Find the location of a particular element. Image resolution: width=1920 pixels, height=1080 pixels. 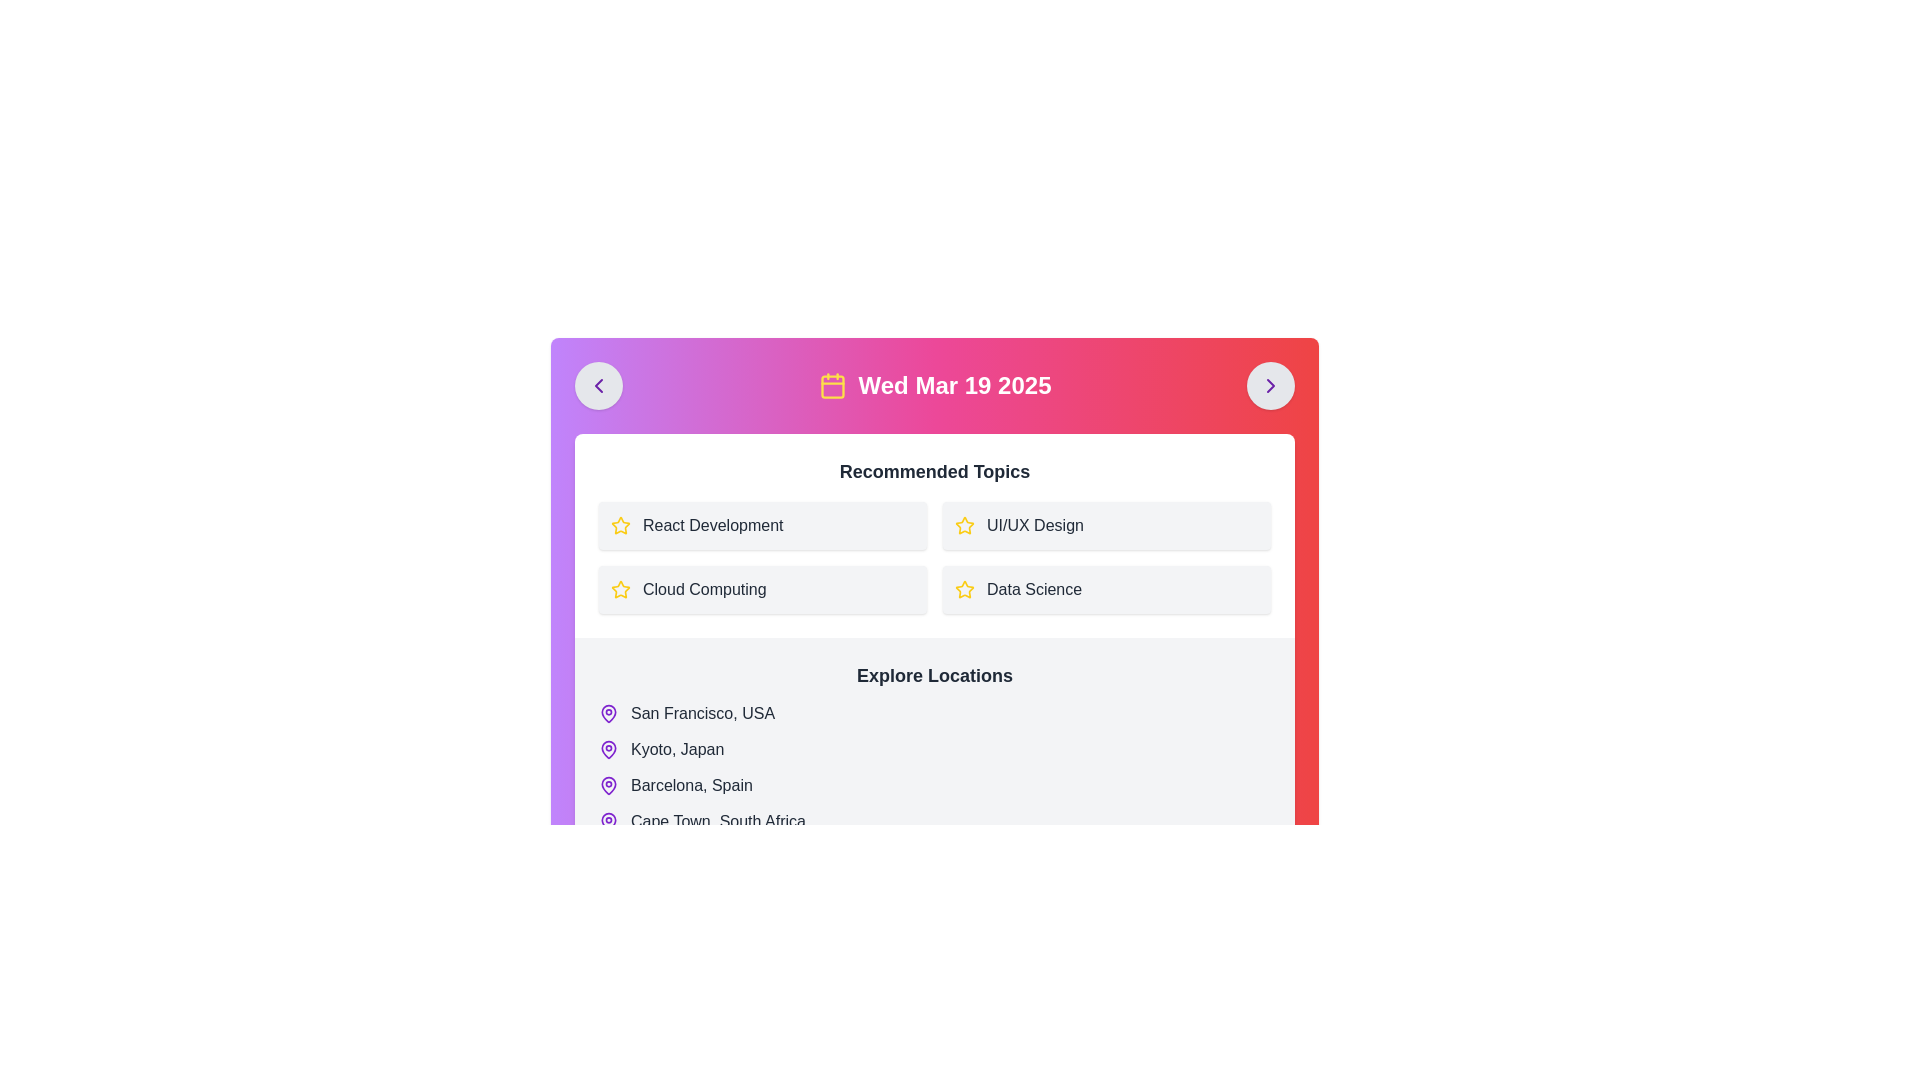

the circular gray button with a purple right-arrow icon located in the top-right corner of the interface is located at coordinates (1270, 385).